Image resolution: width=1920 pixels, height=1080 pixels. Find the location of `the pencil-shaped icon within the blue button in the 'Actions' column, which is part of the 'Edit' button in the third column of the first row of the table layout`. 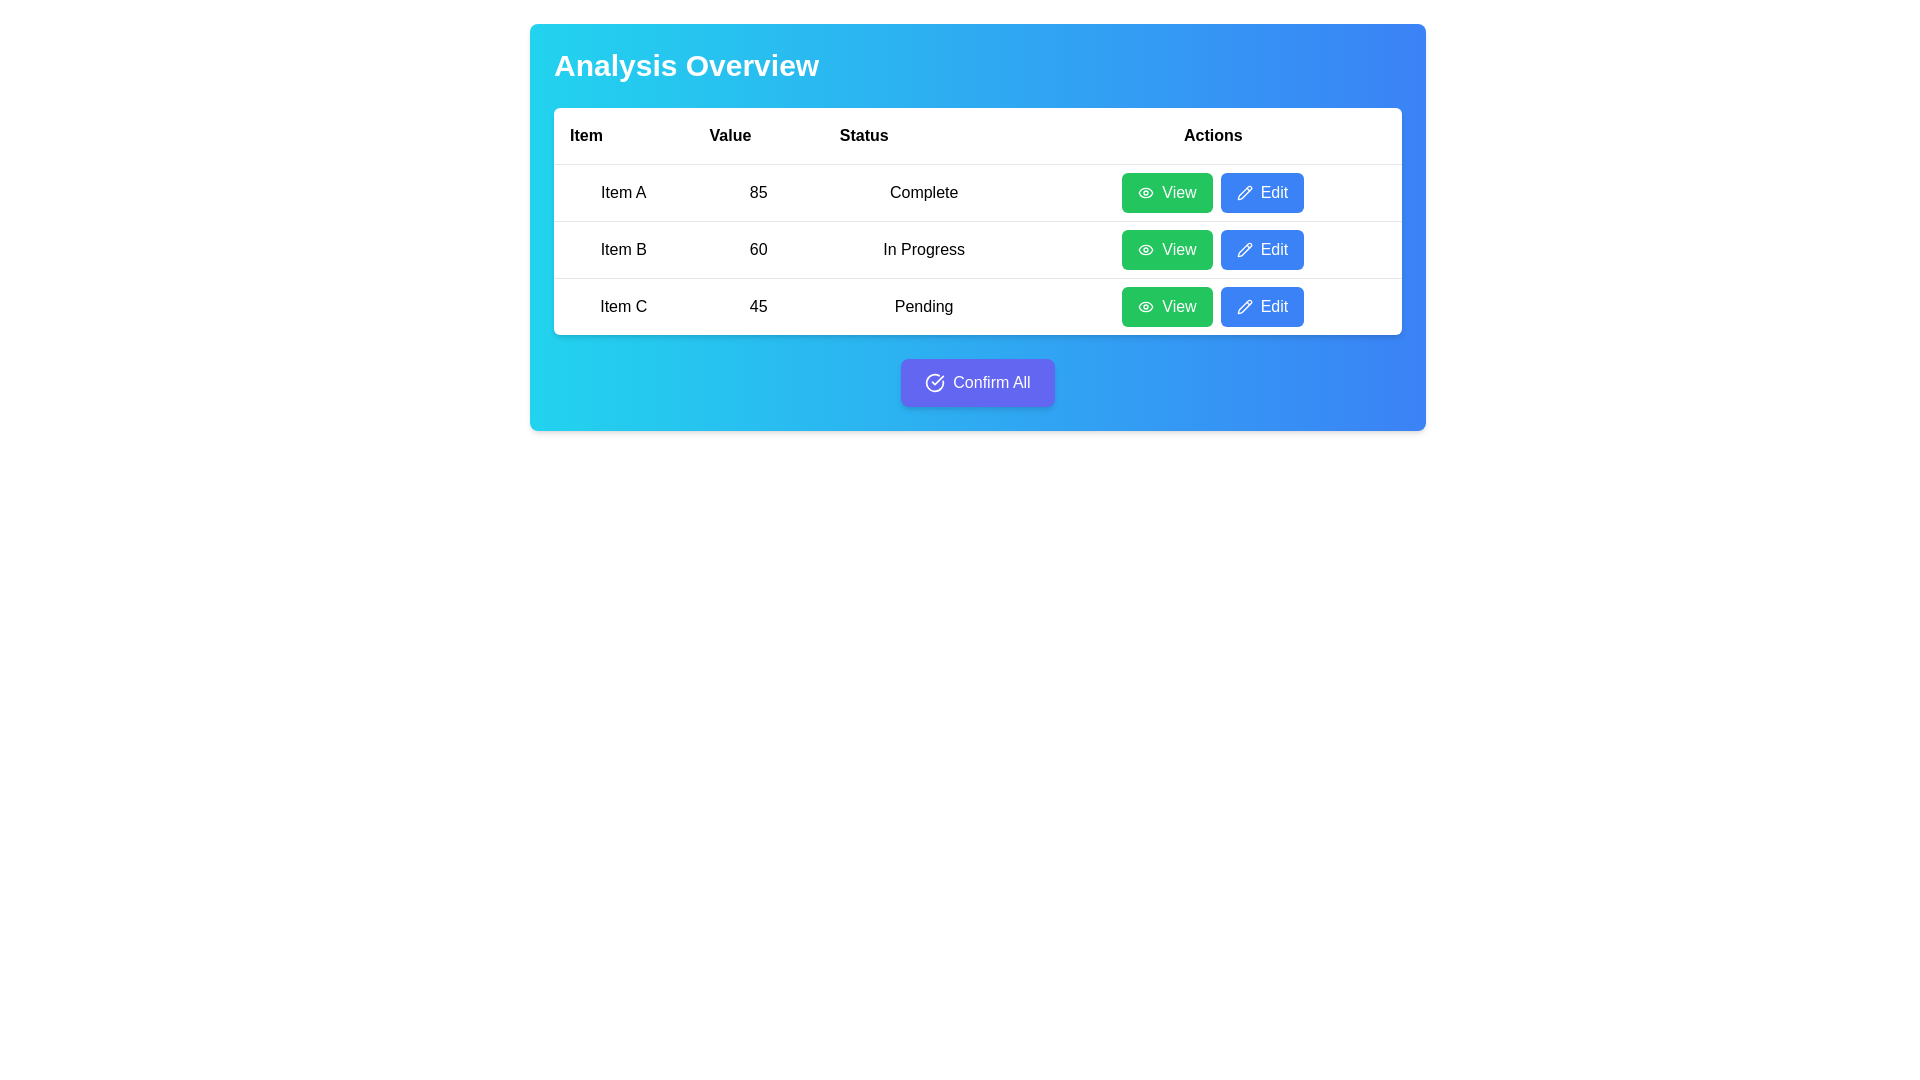

the pencil-shaped icon within the blue button in the 'Actions' column, which is part of the 'Edit' button in the third column of the first row of the table layout is located at coordinates (1243, 192).